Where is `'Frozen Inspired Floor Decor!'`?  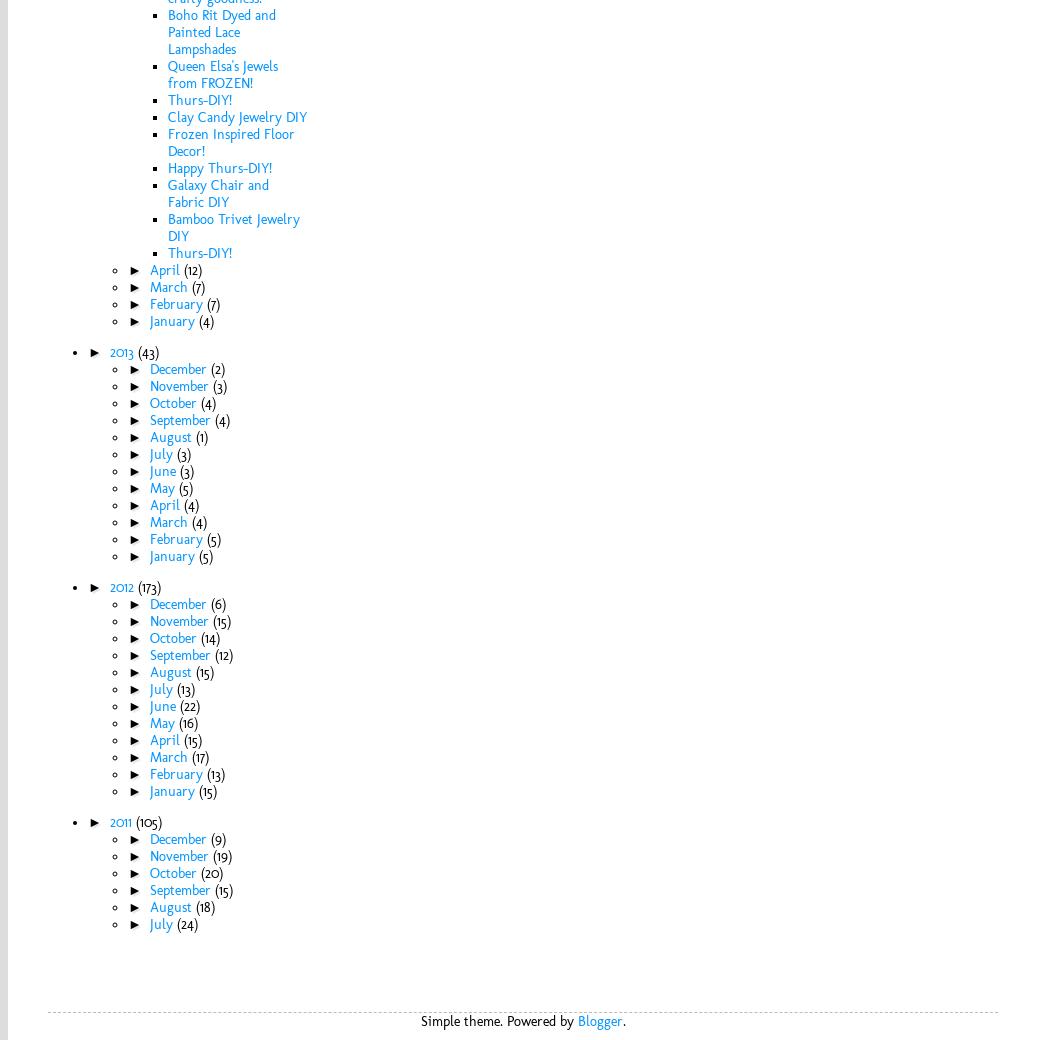 'Frozen Inspired Floor Decor!' is located at coordinates (166, 141).